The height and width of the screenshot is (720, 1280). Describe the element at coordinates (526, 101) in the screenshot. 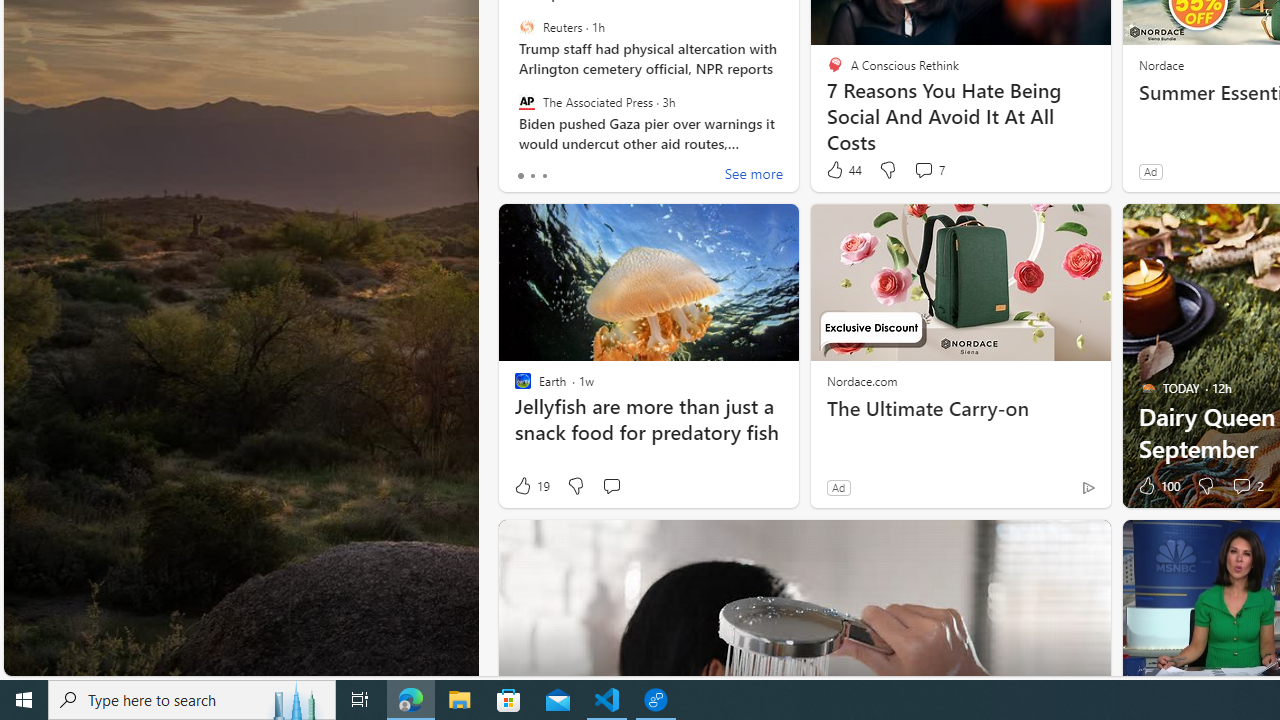

I see `'The Associated Press'` at that location.